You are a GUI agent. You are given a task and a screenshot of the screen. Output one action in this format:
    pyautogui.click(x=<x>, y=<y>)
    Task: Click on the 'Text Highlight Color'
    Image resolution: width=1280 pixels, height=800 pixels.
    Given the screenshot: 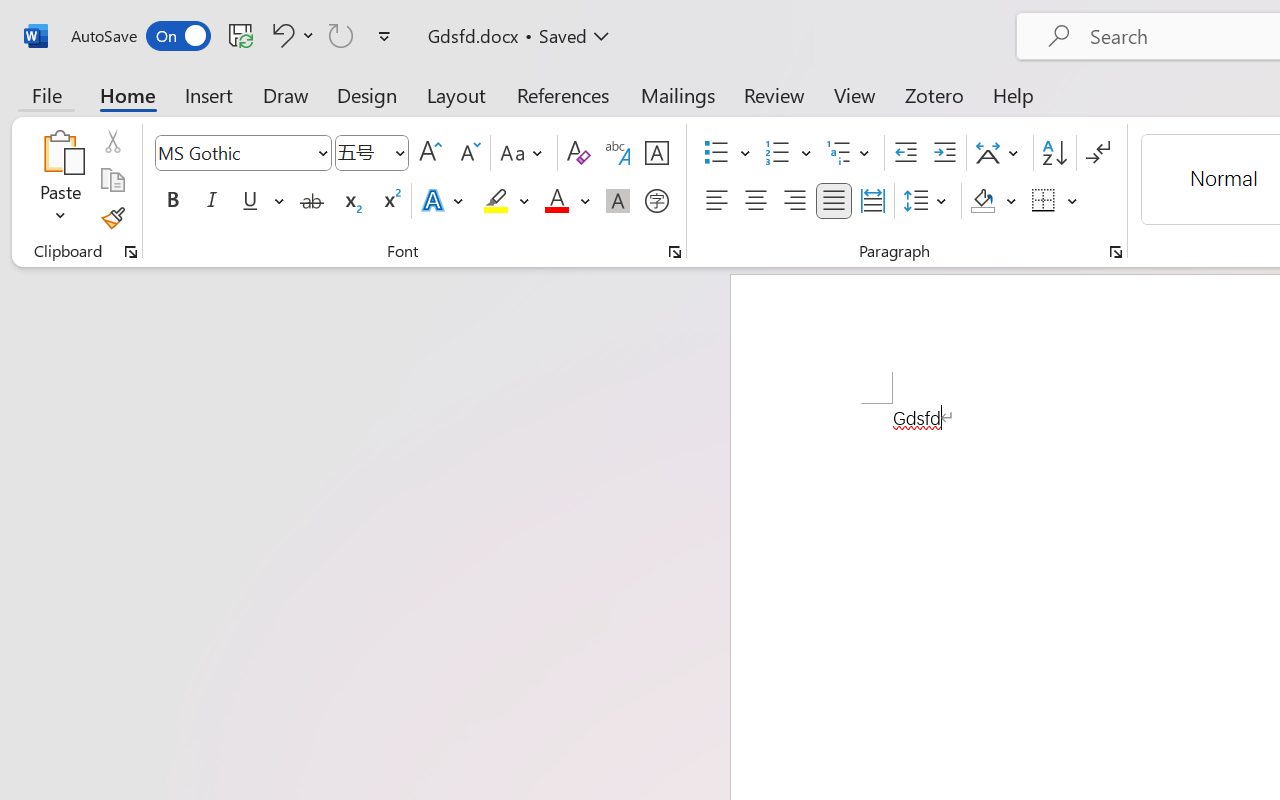 What is the action you would take?
    pyautogui.click(x=506, y=201)
    